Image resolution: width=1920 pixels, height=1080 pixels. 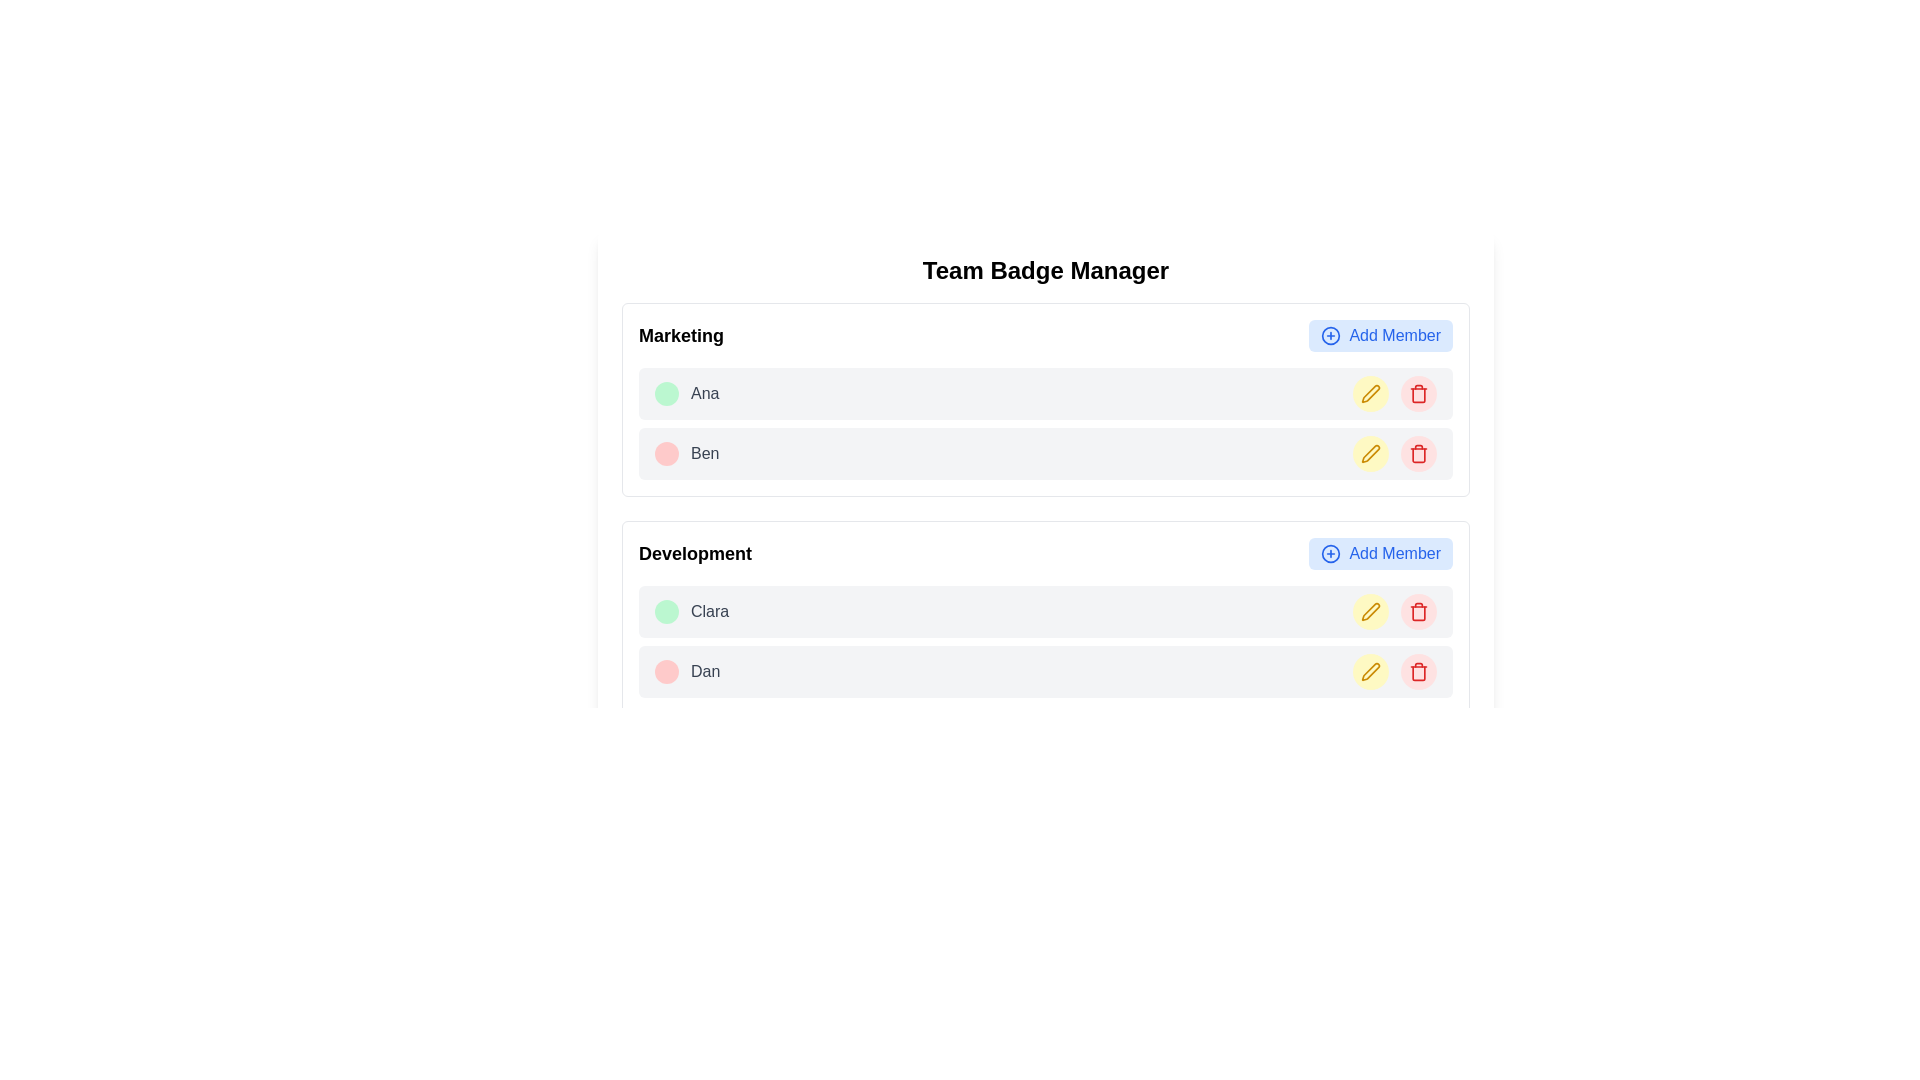 What do you see at coordinates (667, 454) in the screenshot?
I see `the circular badge with a red background and 'Inactive' text, located in the second row of the 'Marketing' section, preceding the username 'Ben.'` at bounding box center [667, 454].